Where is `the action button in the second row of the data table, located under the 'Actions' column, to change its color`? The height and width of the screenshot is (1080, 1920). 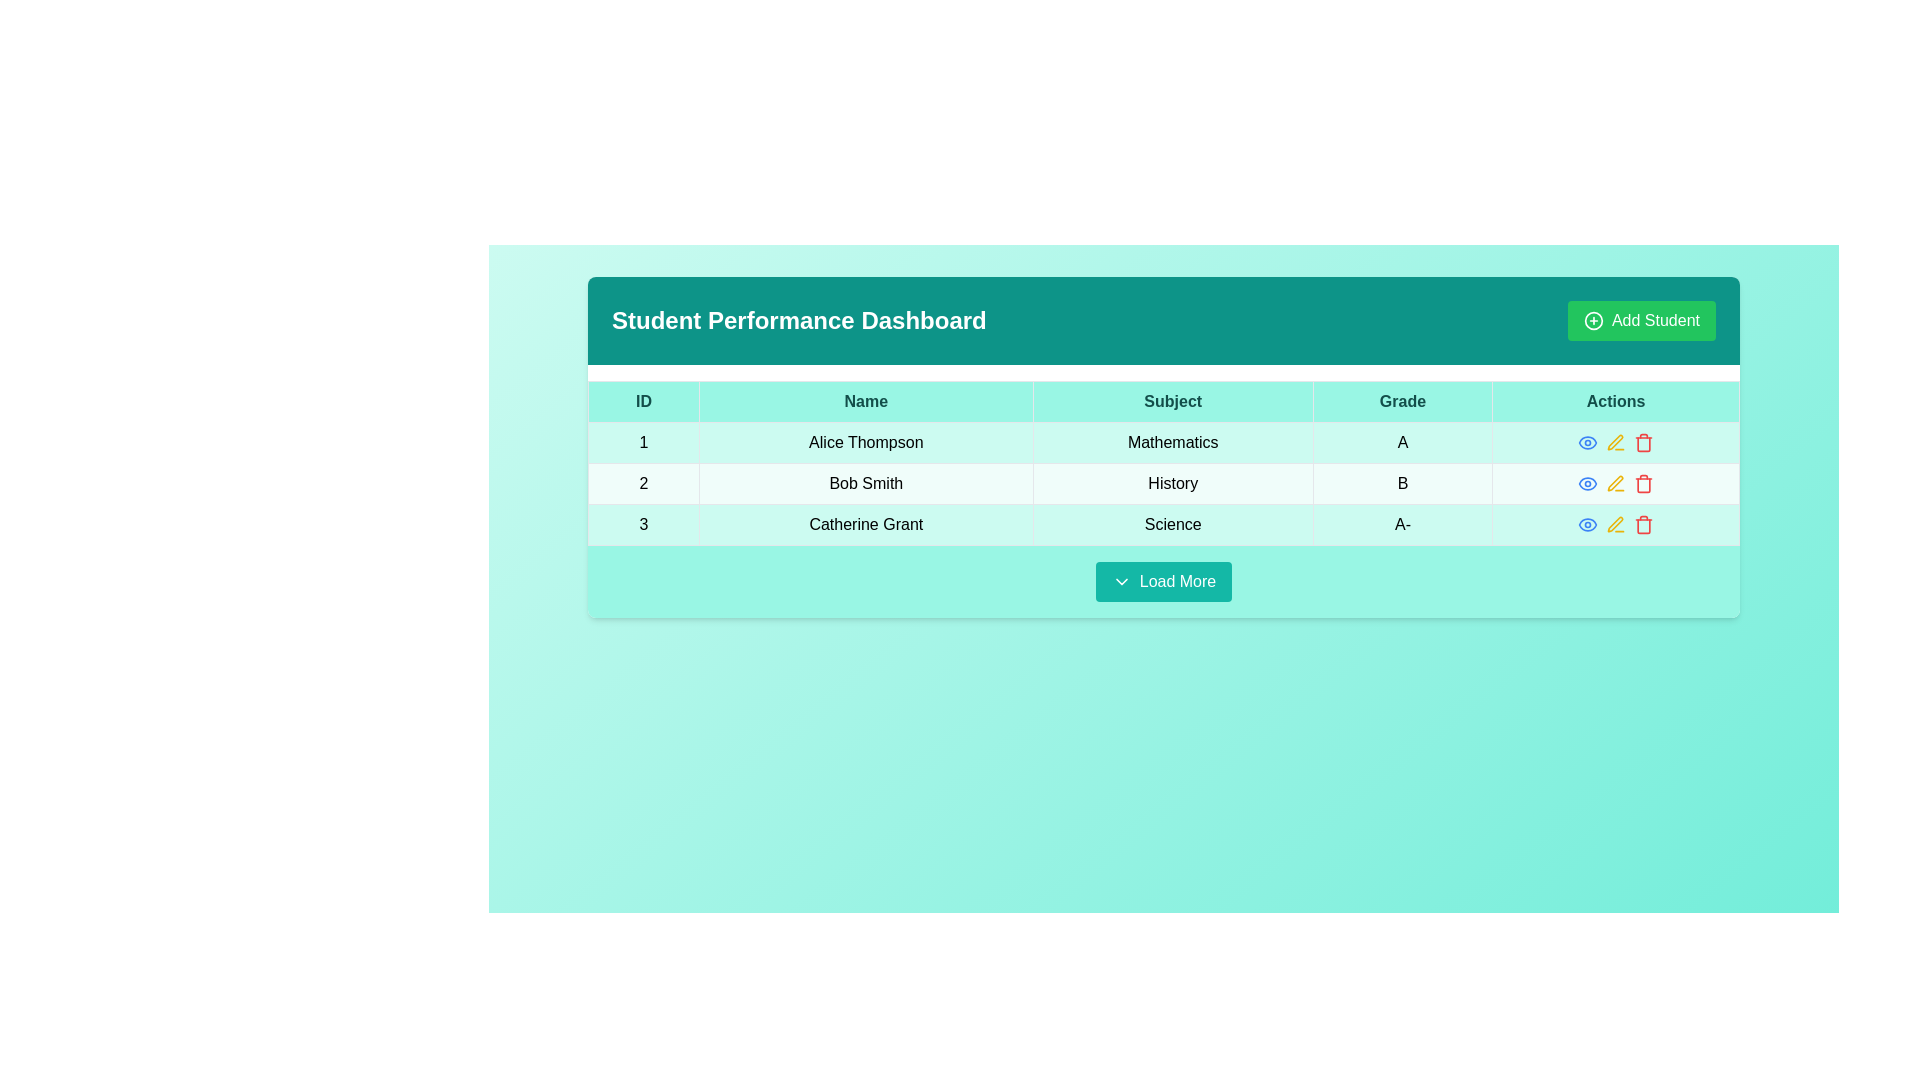 the action button in the second row of the data table, located under the 'Actions' column, to change its color is located at coordinates (1587, 483).